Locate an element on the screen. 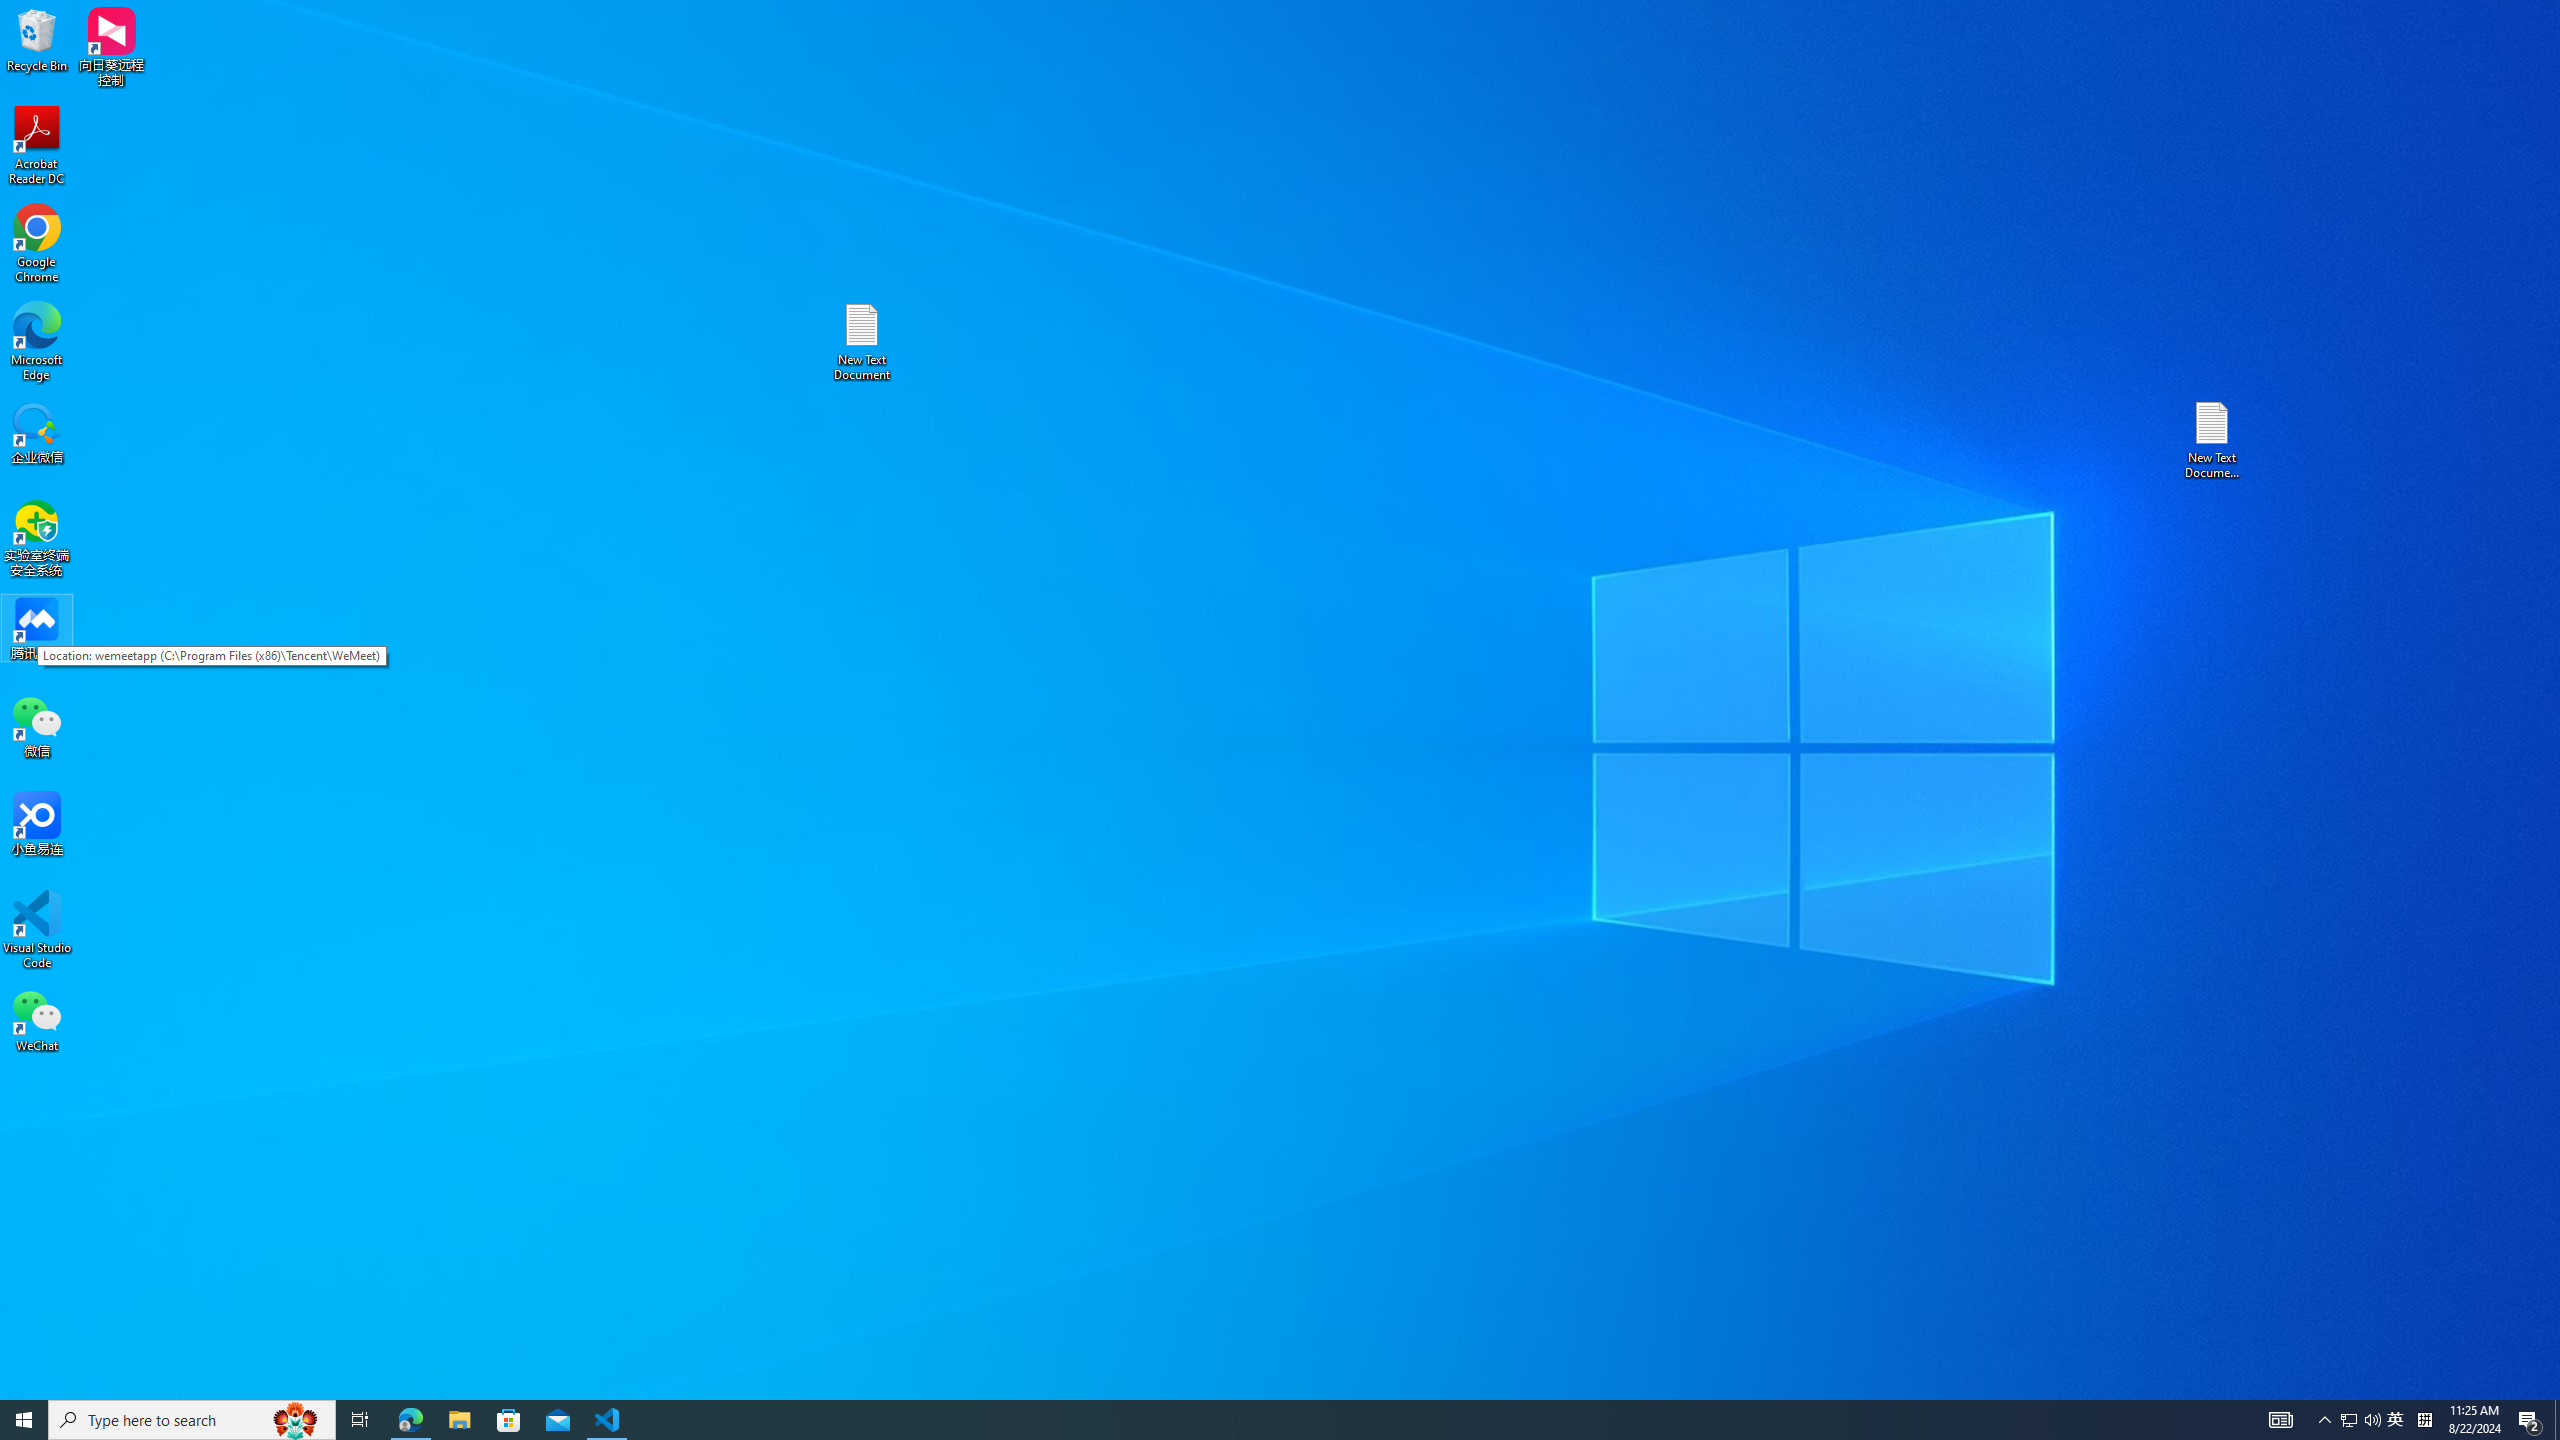 Image resolution: width=2560 pixels, height=1440 pixels. 'Task View' is located at coordinates (358, 1418).